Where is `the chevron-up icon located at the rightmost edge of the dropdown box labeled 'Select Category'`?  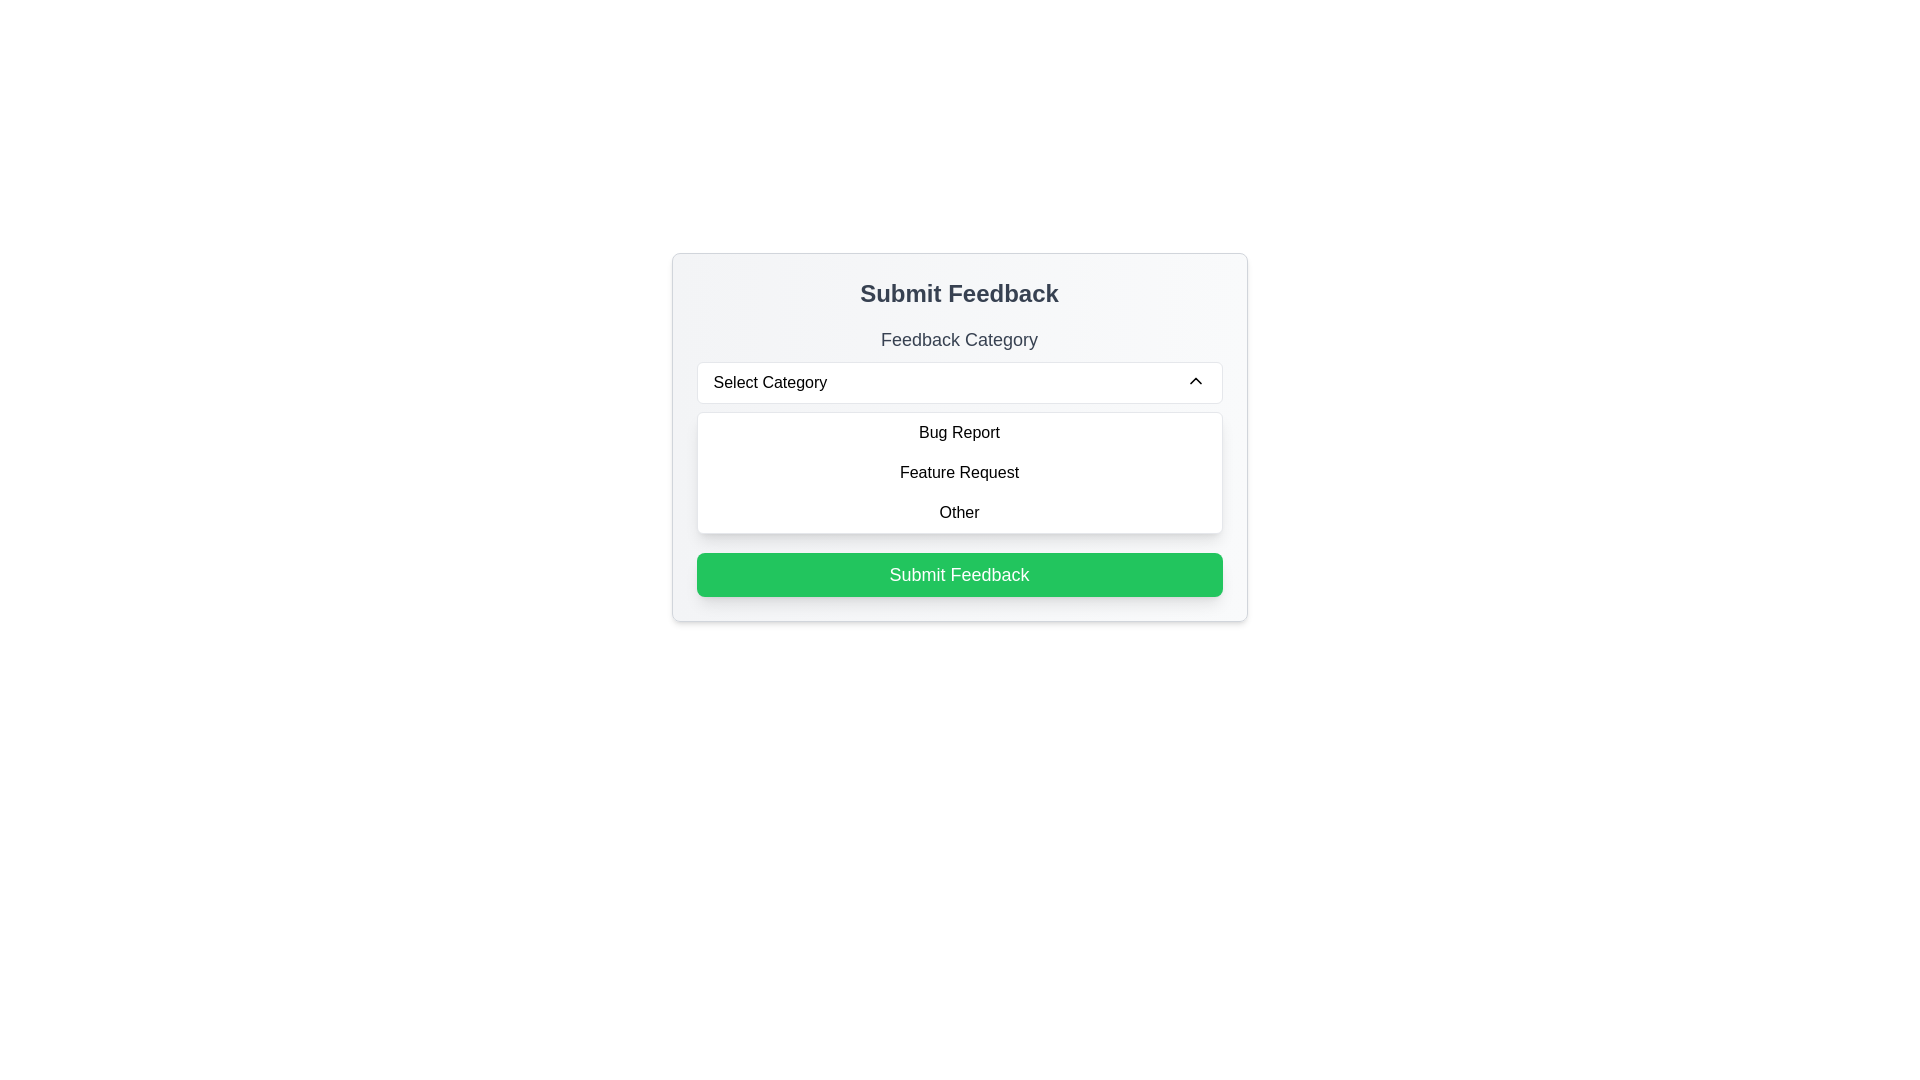
the chevron-up icon located at the rightmost edge of the dropdown box labeled 'Select Category' is located at coordinates (1195, 381).